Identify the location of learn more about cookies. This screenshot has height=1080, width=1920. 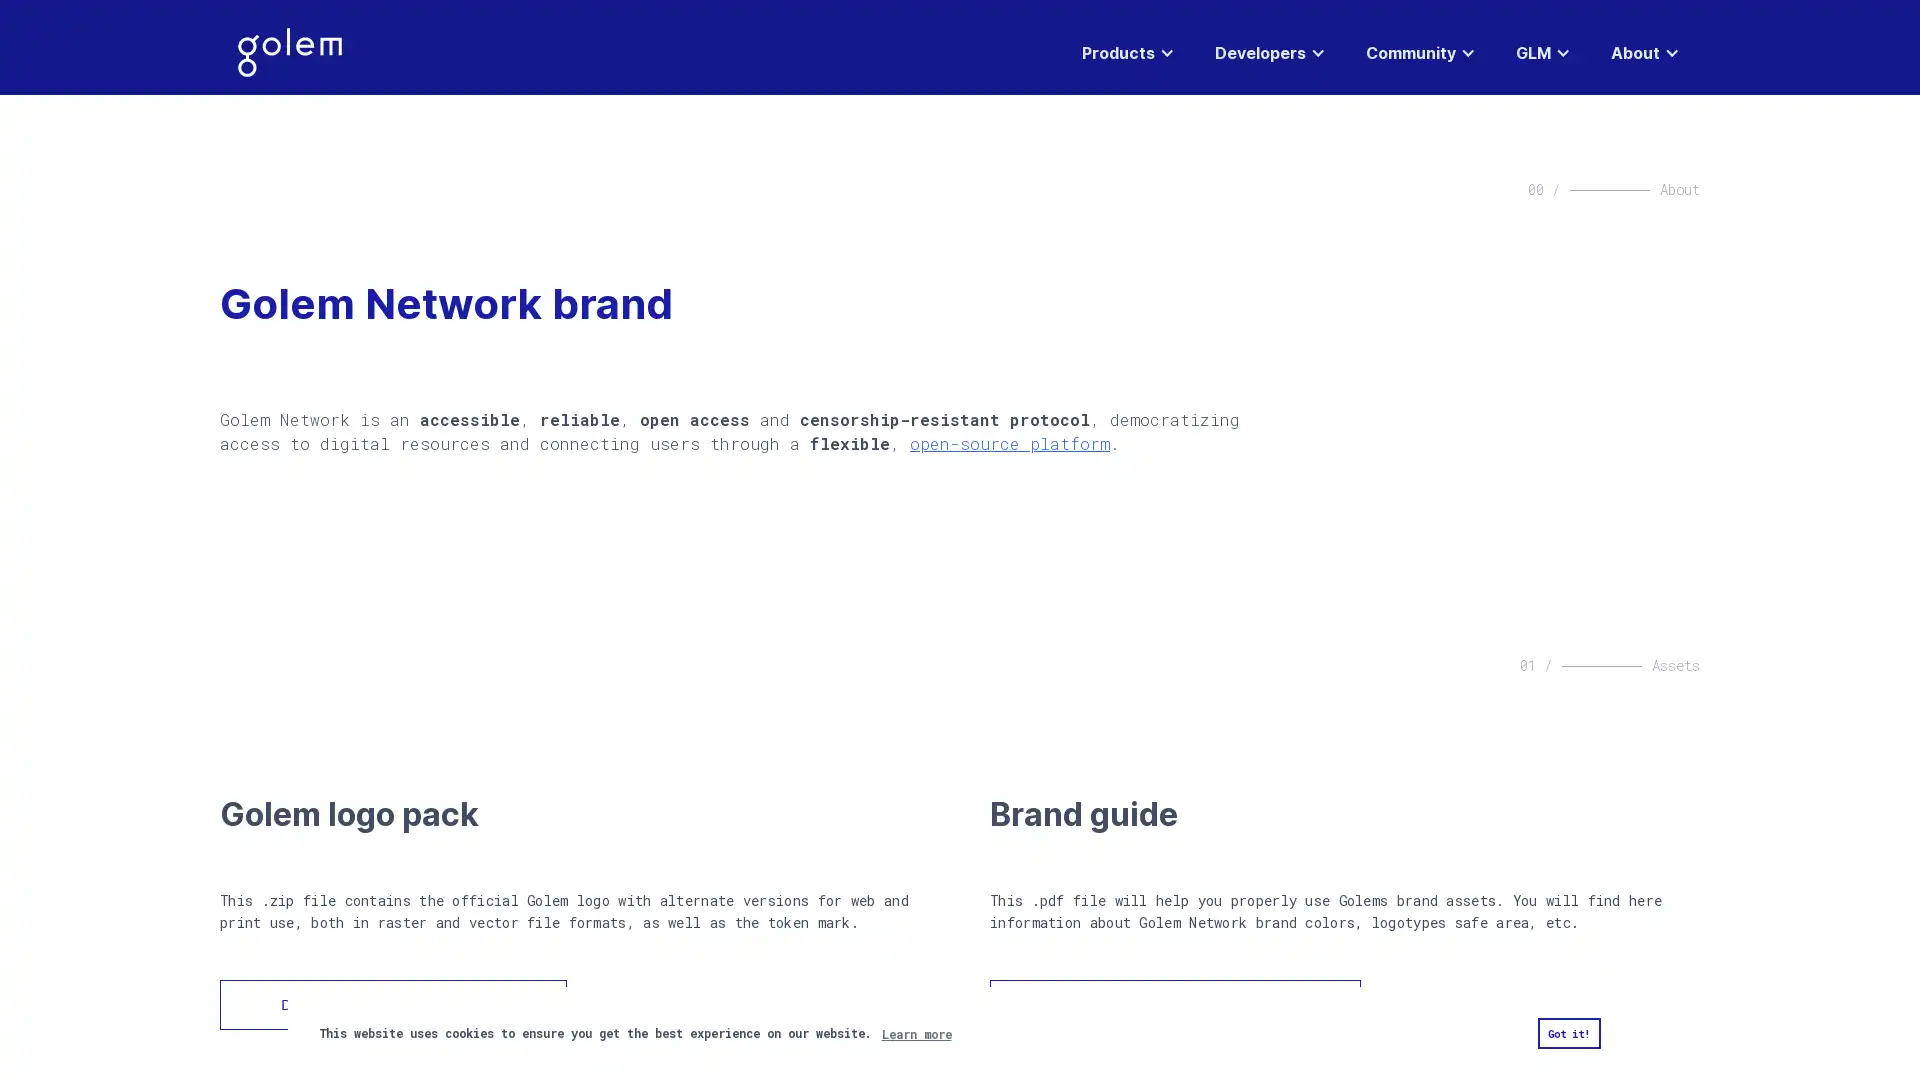
(915, 1033).